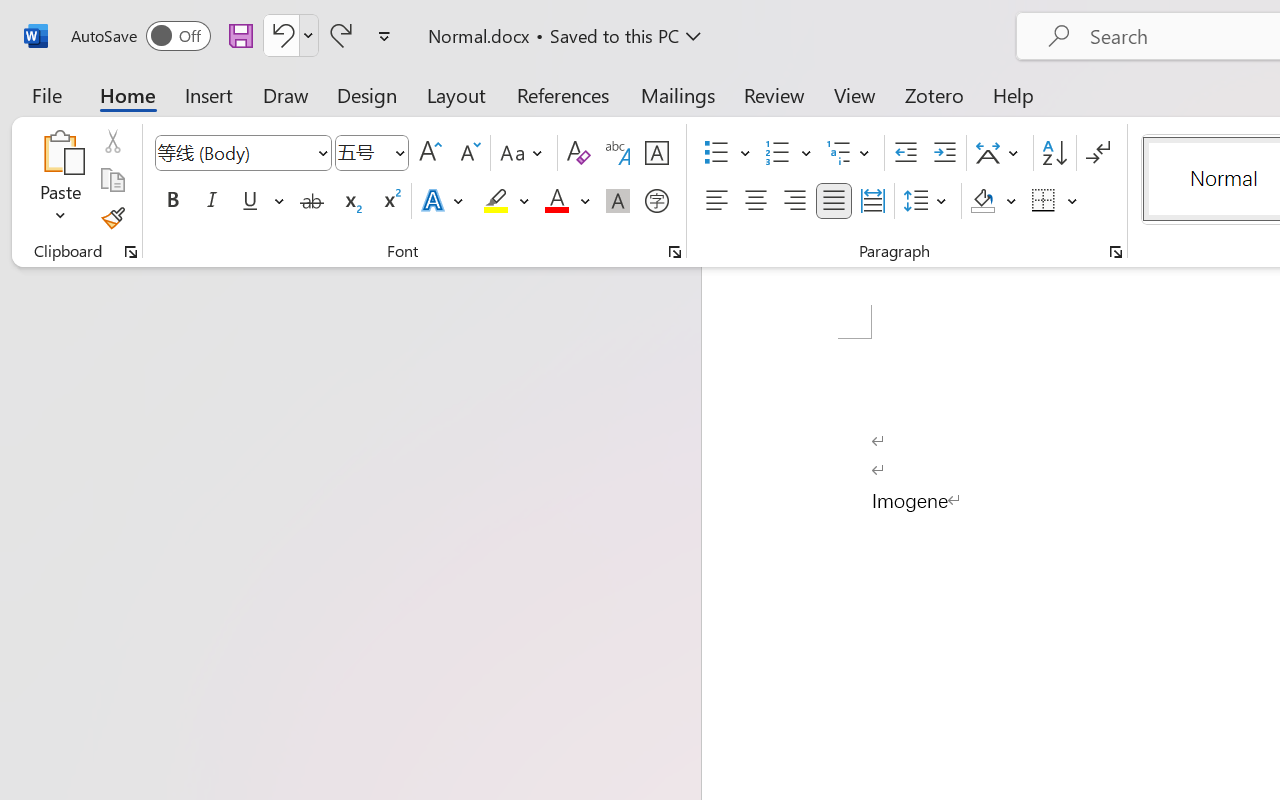  I want to click on 'Shading RGB(0, 0, 0)', so click(983, 201).